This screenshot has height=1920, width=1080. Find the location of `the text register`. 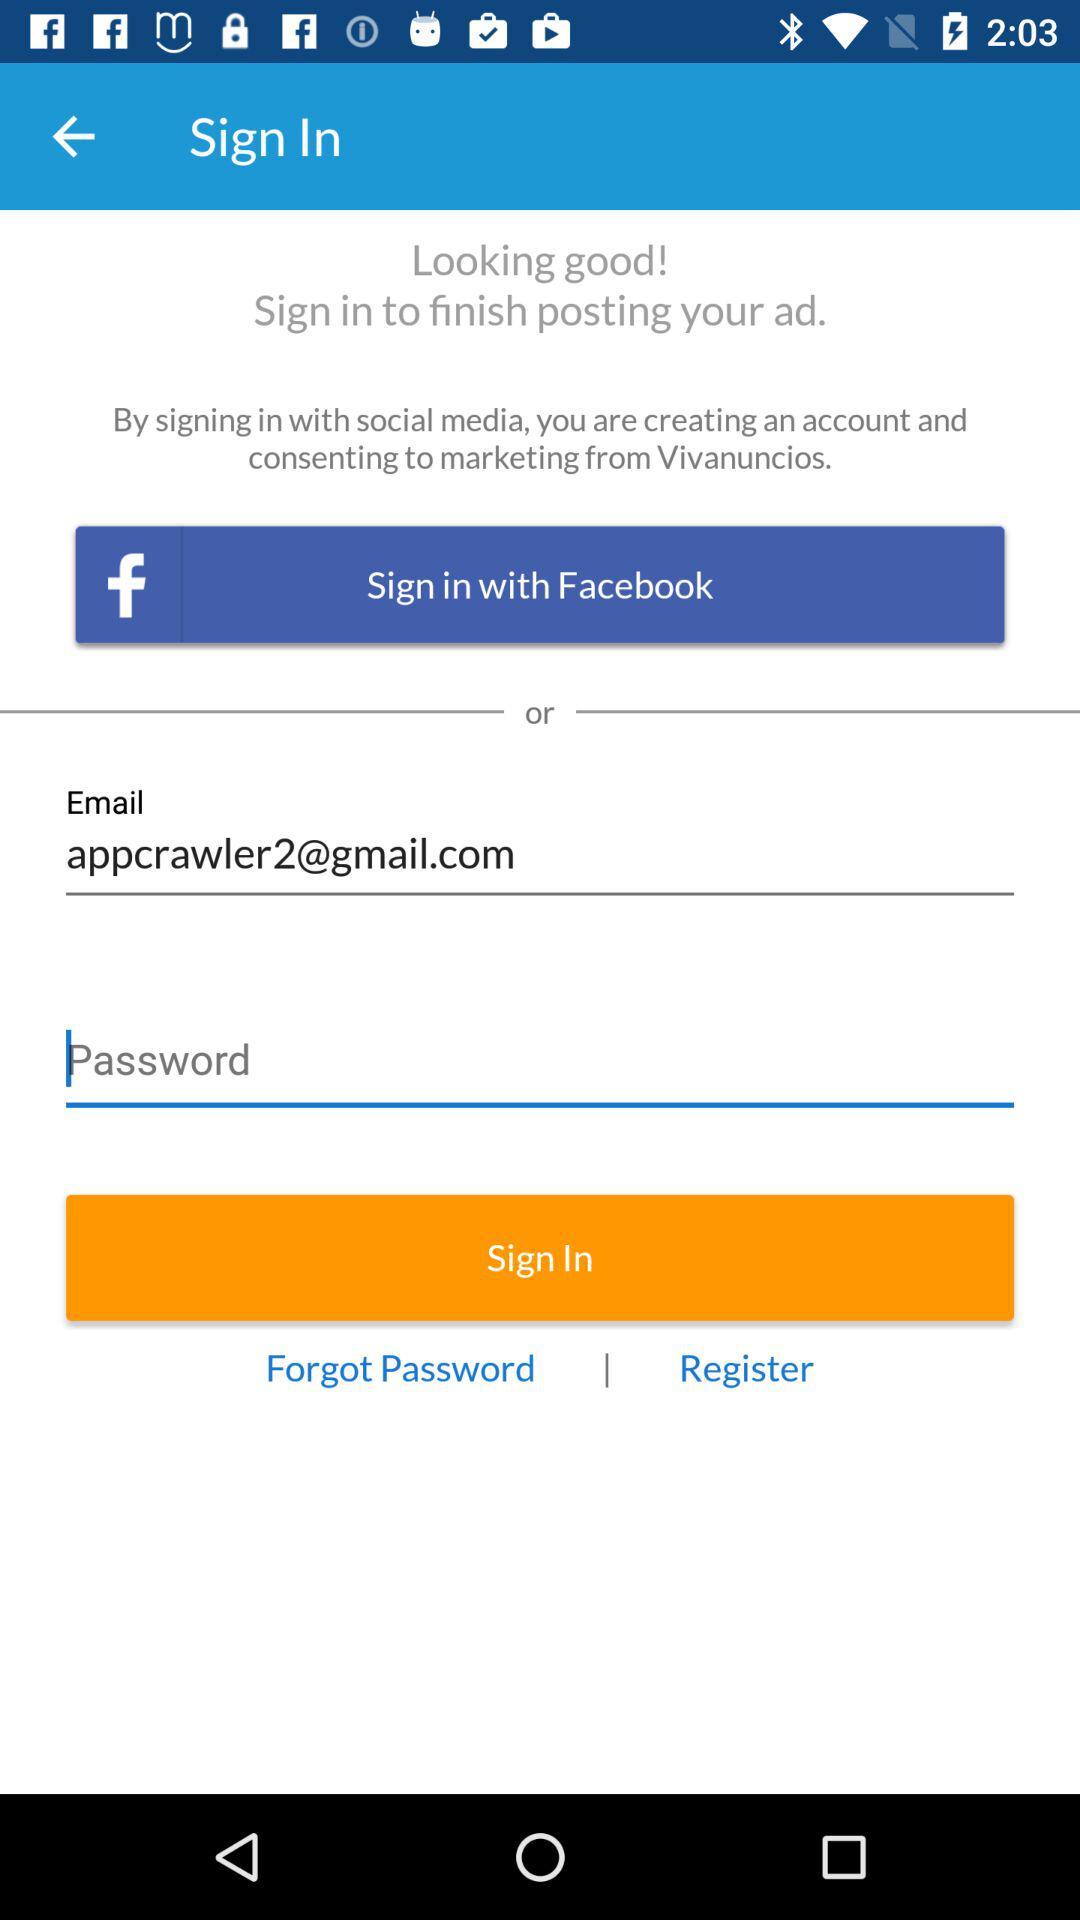

the text register is located at coordinates (747, 1366).